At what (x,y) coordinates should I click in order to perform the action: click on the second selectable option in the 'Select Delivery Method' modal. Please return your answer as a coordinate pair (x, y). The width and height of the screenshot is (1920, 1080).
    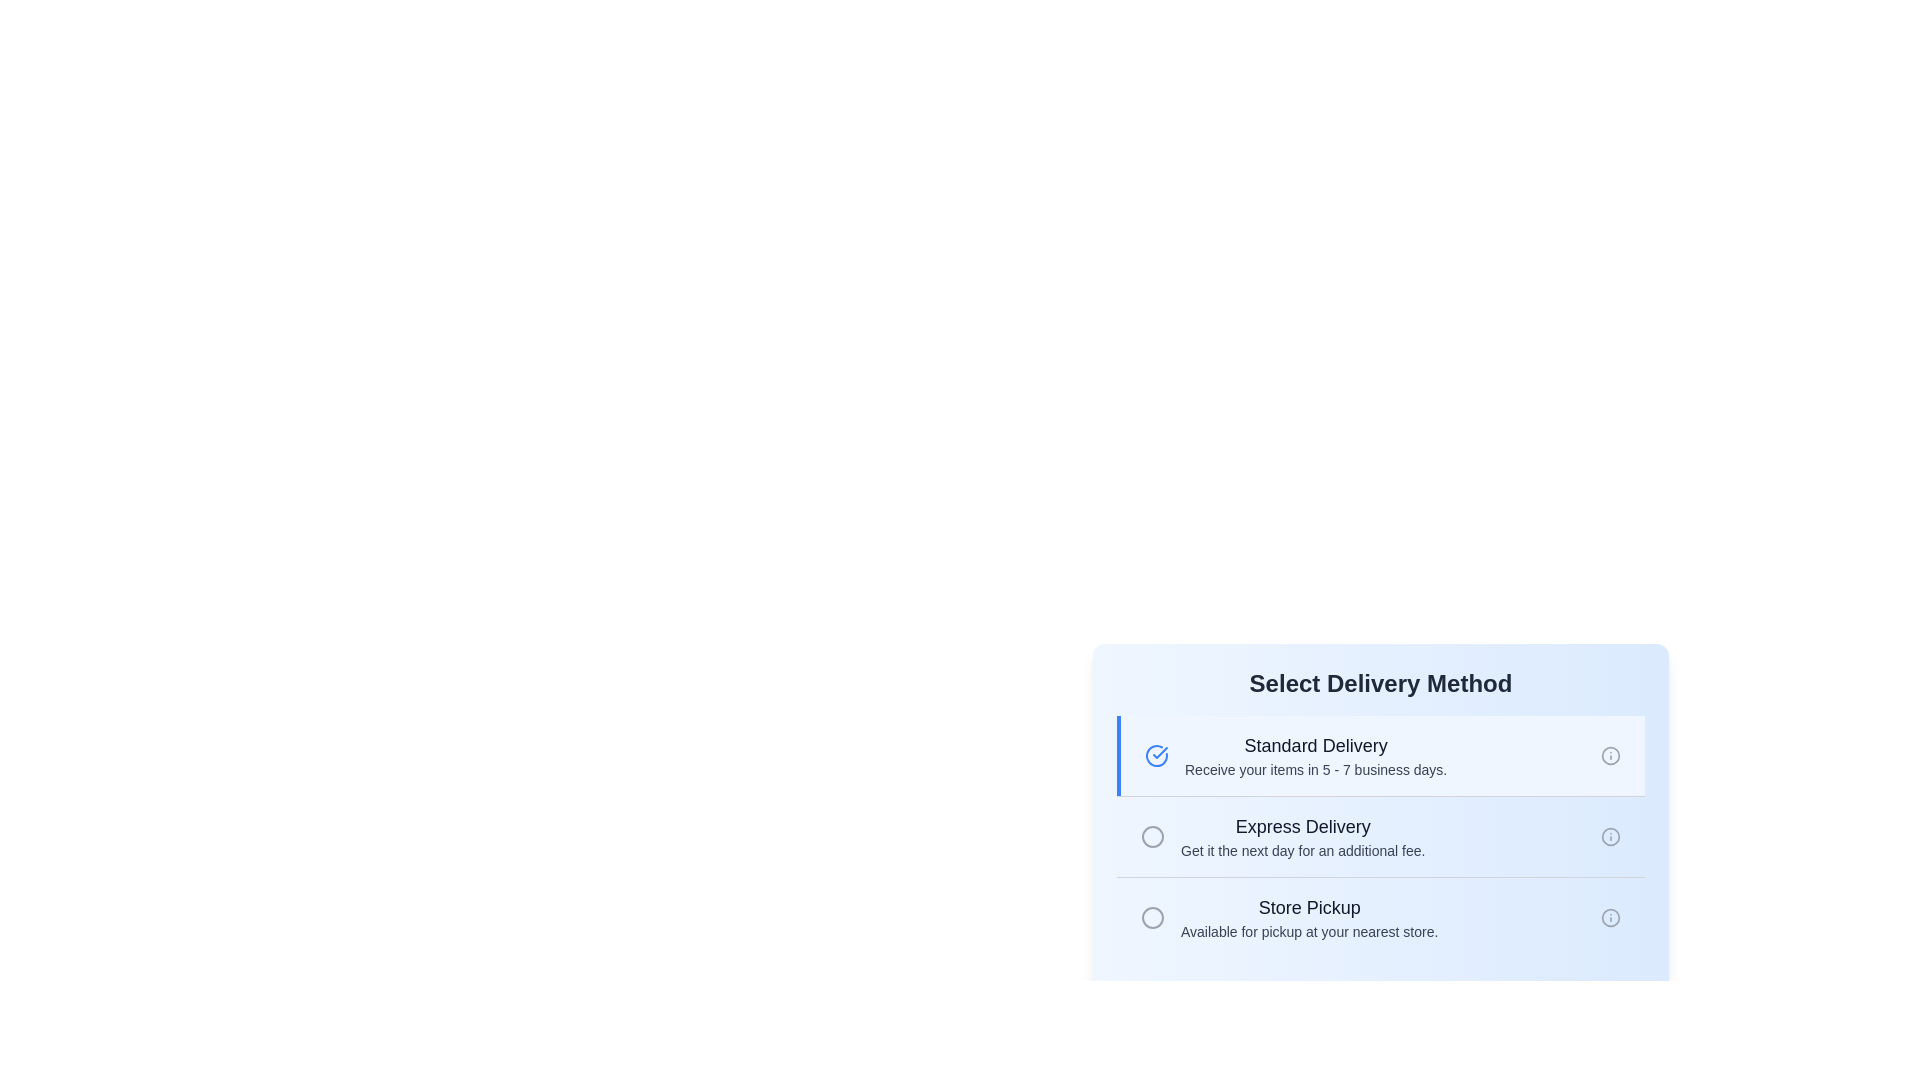
    Looking at the image, I should click on (1380, 798).